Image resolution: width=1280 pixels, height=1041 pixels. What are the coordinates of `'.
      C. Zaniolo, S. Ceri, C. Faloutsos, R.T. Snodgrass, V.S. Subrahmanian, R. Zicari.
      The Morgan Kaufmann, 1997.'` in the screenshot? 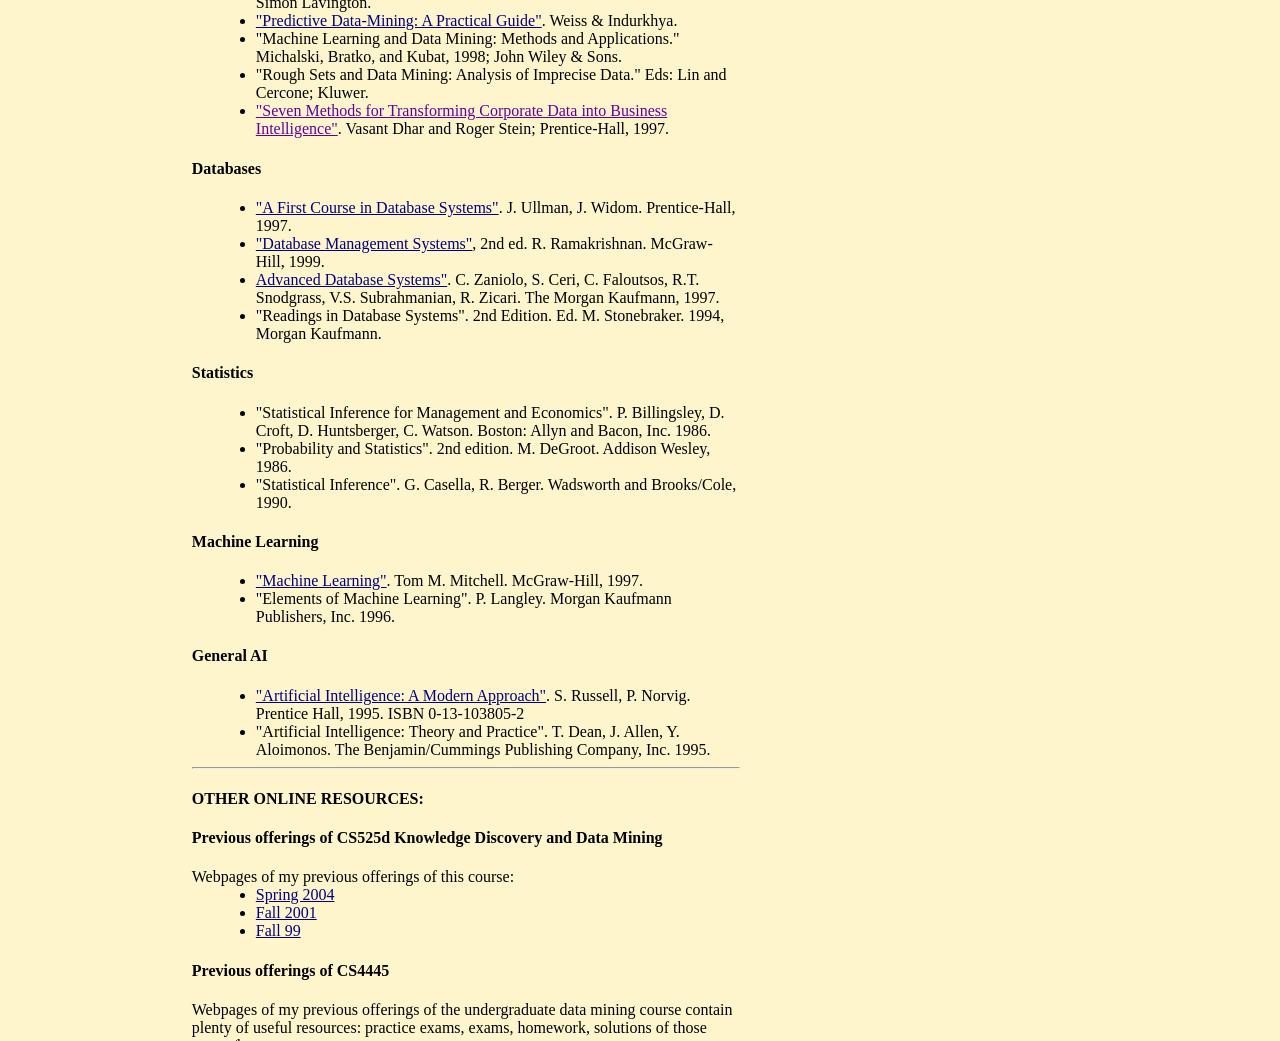 It's located at (487, 286).